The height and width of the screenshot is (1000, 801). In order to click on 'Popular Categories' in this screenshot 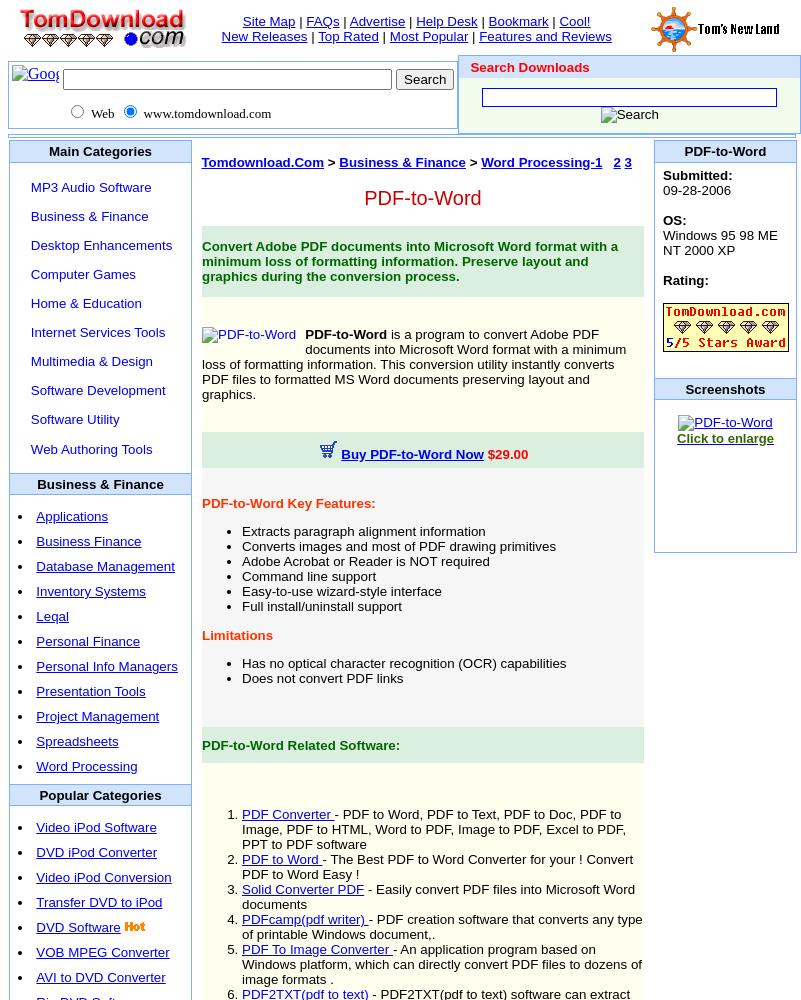, I will do `click(38, 794)`.